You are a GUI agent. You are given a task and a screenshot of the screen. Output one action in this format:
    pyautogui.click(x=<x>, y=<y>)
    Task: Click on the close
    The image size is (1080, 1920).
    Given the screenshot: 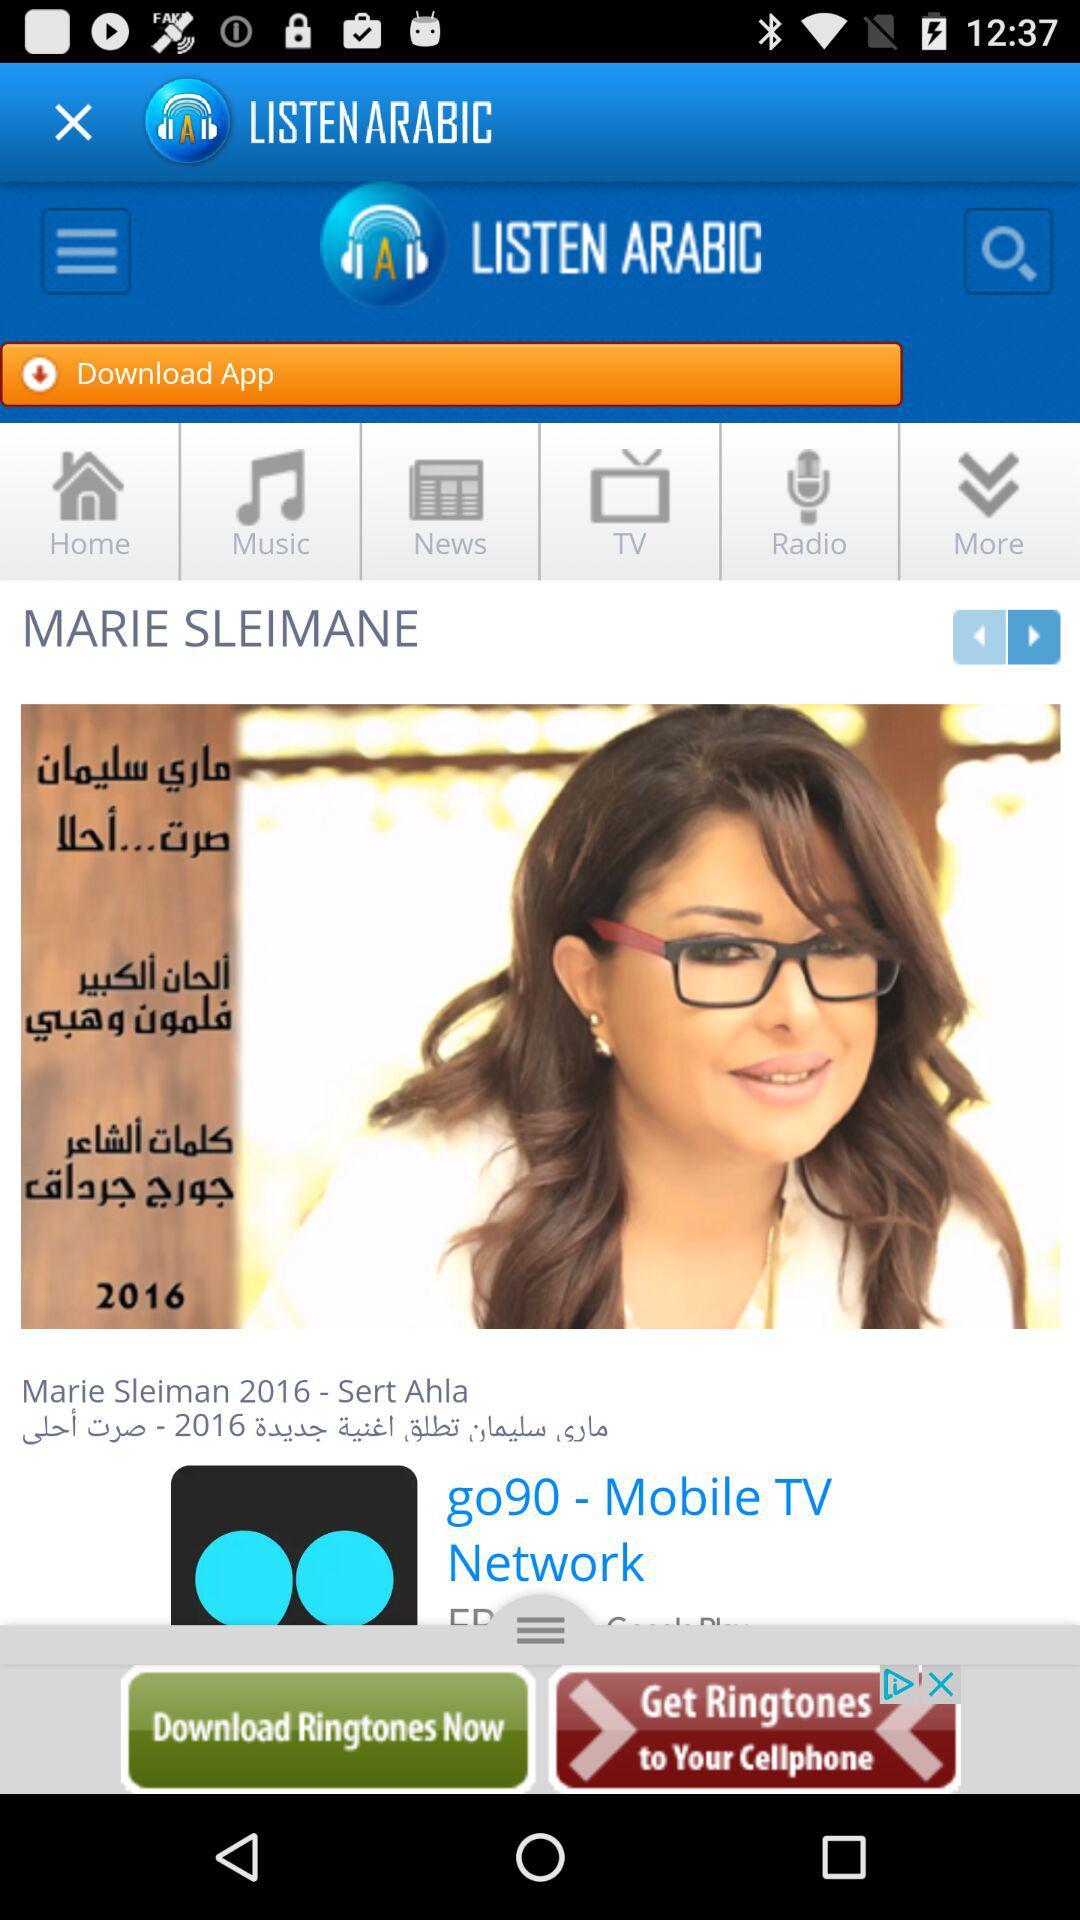 What is the action you would take?
    pyautogui.click(x=72, y=121)
    